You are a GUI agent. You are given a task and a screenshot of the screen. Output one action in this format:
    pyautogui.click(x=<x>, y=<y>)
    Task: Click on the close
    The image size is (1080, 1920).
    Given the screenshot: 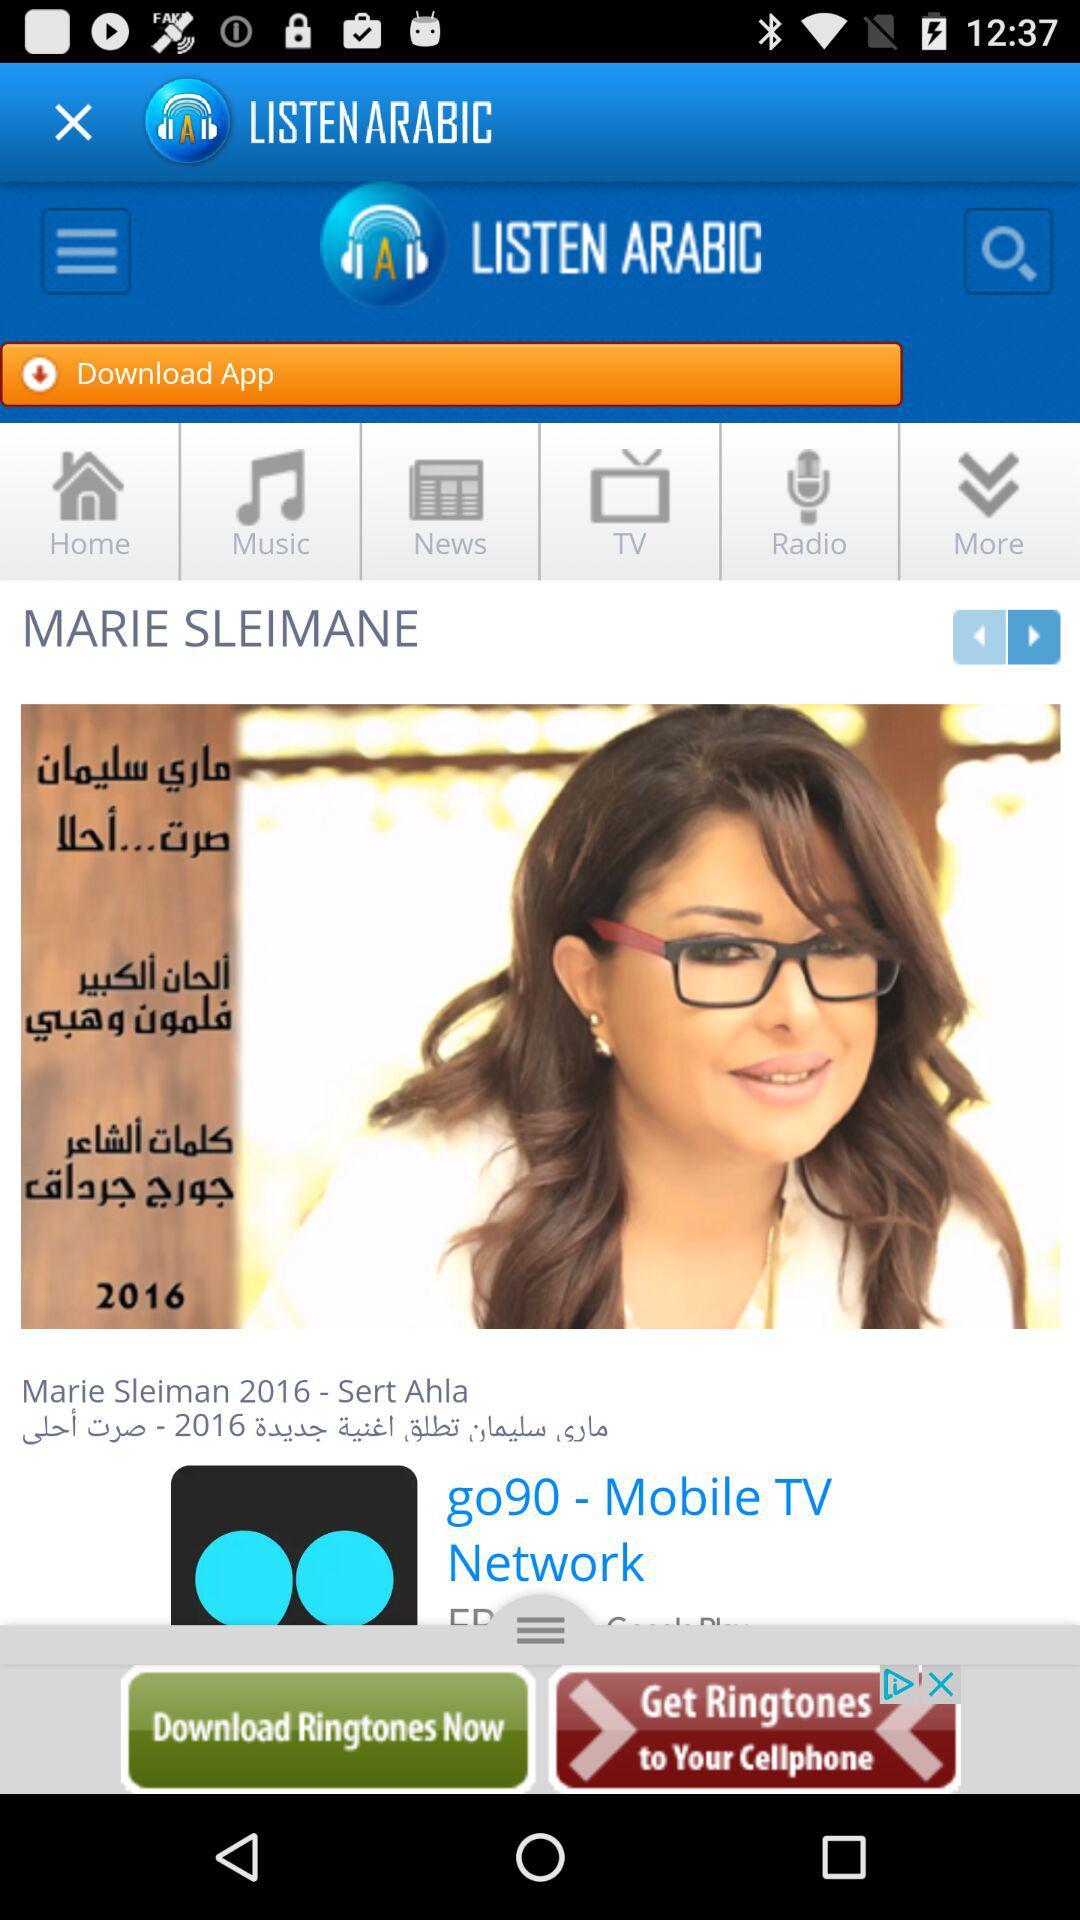 What is the action you would take?
    pyautogui.click(x=72, y=121)
    